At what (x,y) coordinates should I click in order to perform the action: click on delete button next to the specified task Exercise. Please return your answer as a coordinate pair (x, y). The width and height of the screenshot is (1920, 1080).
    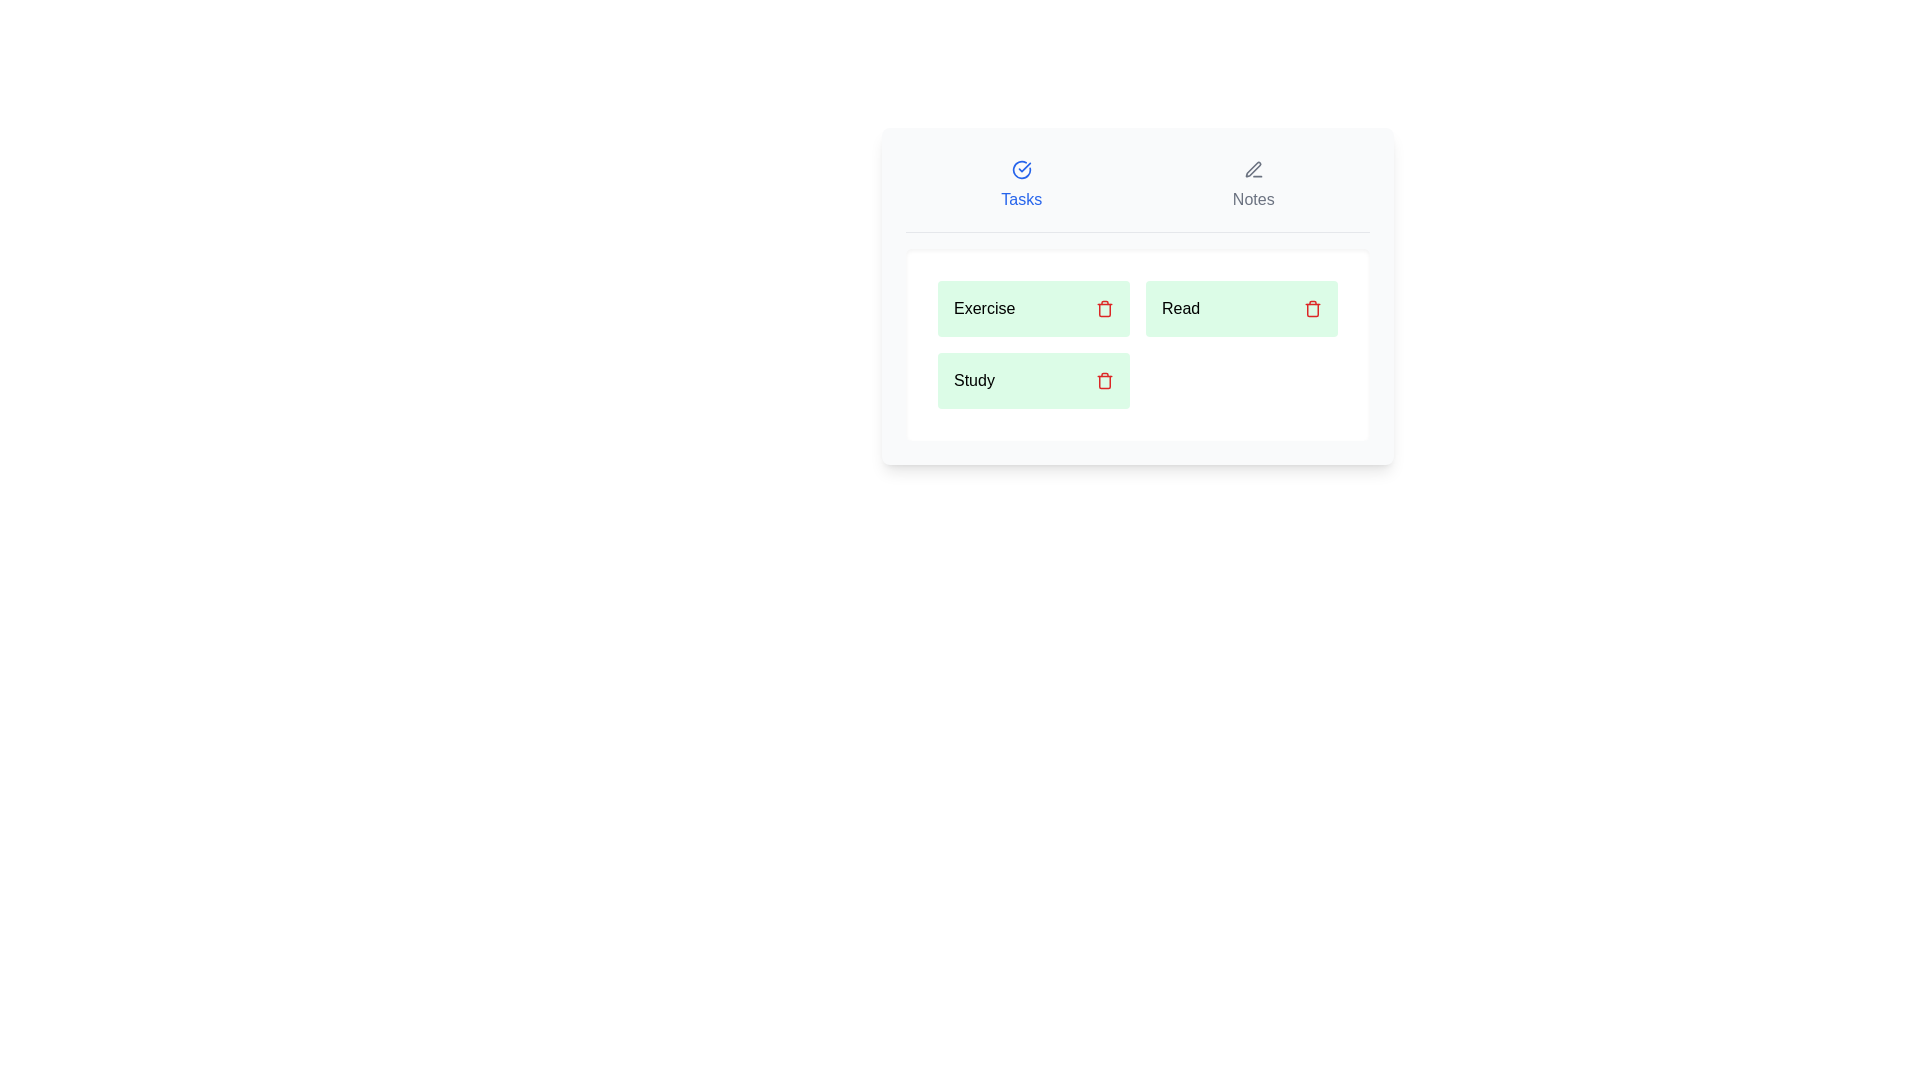
    Looking at the image, I should click on (1103, 308).